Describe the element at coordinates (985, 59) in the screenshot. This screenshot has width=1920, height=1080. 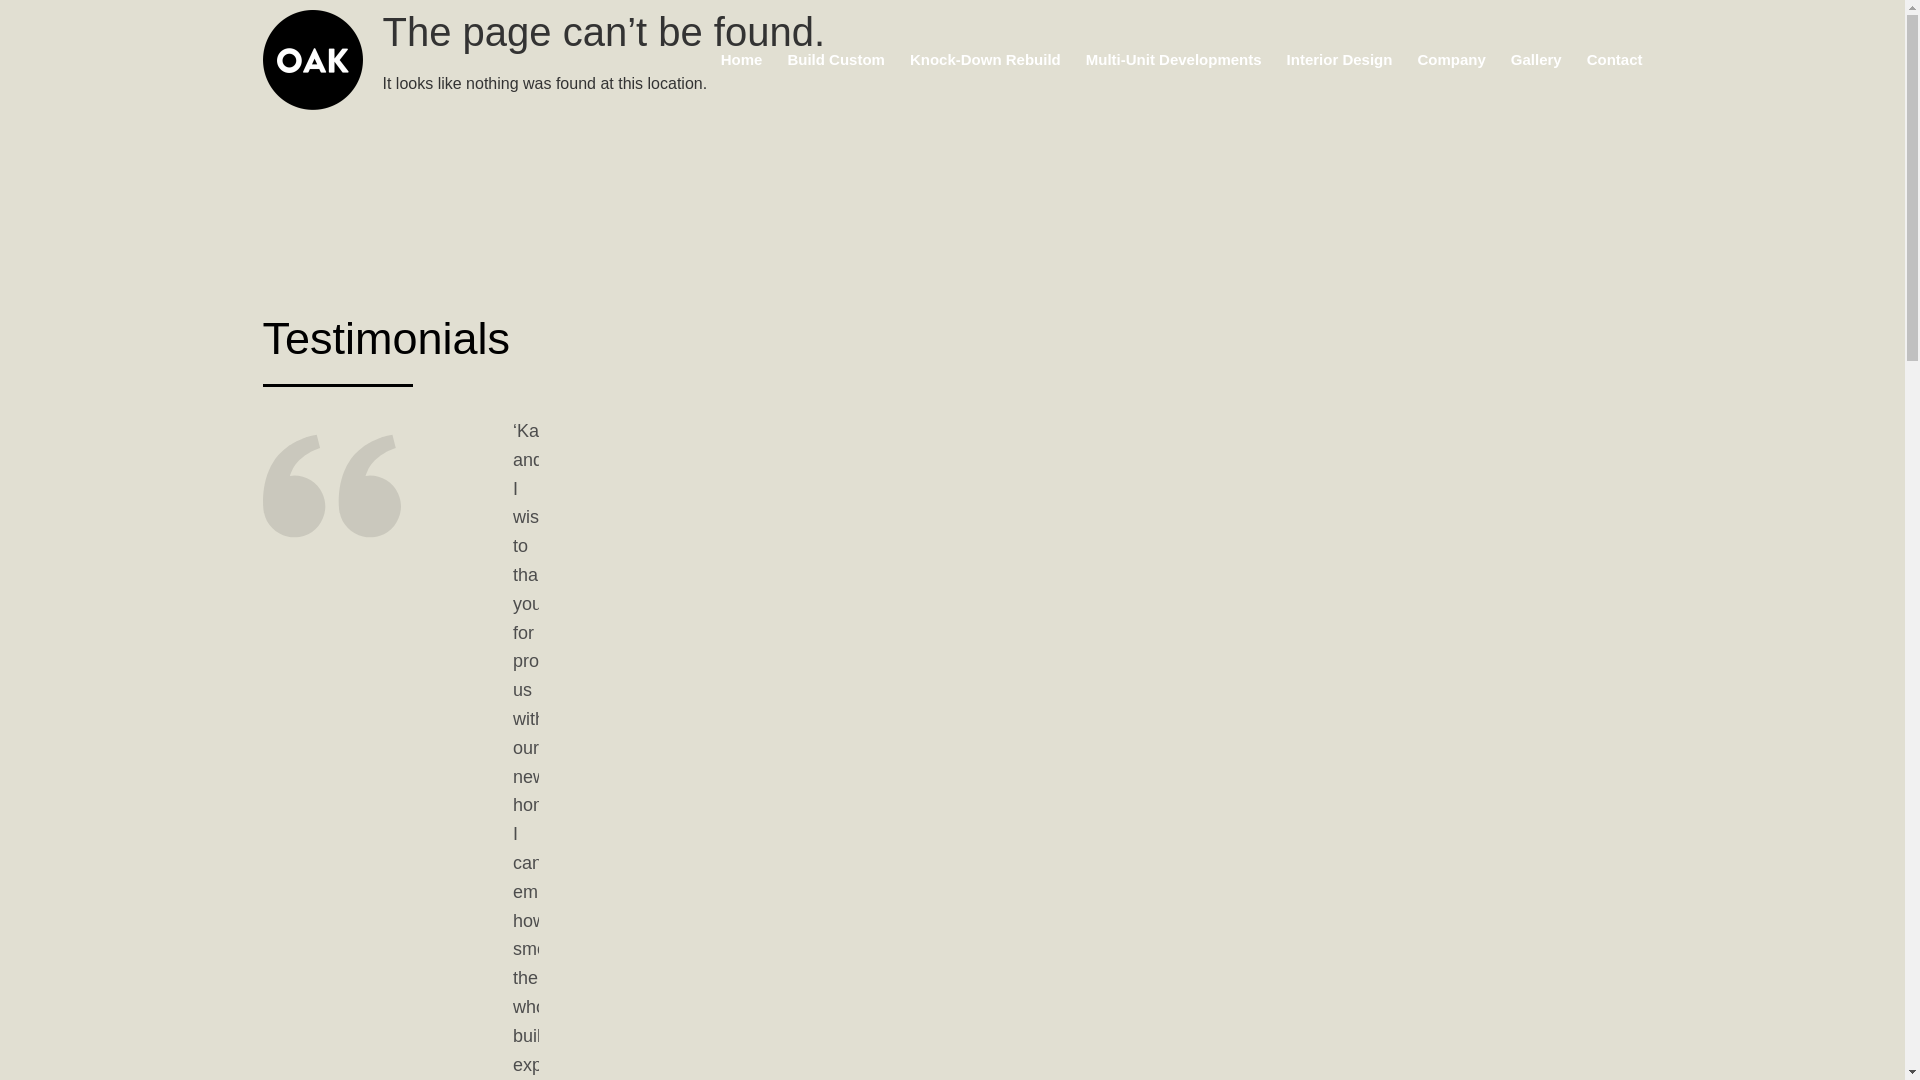
I see `'Knock-Down Rebuild'` at that location.